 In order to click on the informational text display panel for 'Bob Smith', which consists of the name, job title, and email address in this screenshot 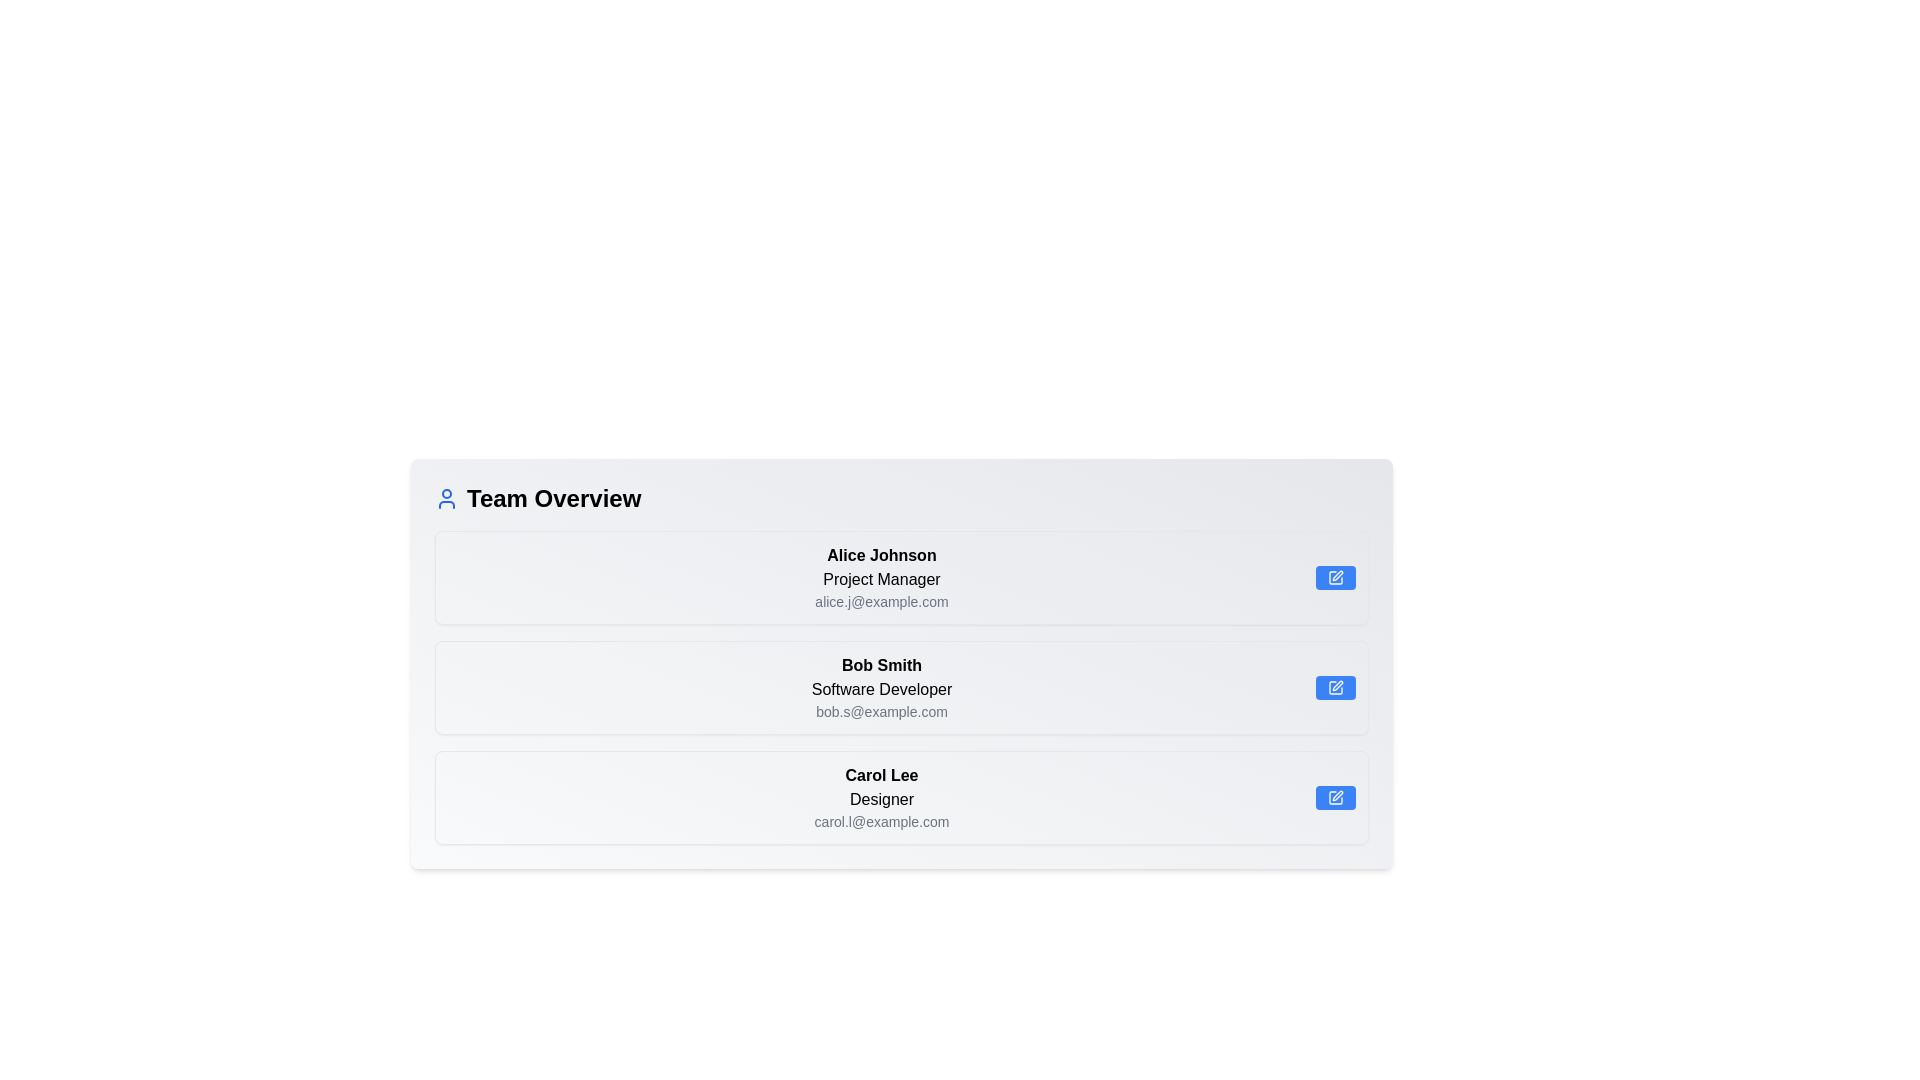, I will do `click(881, 686)`.